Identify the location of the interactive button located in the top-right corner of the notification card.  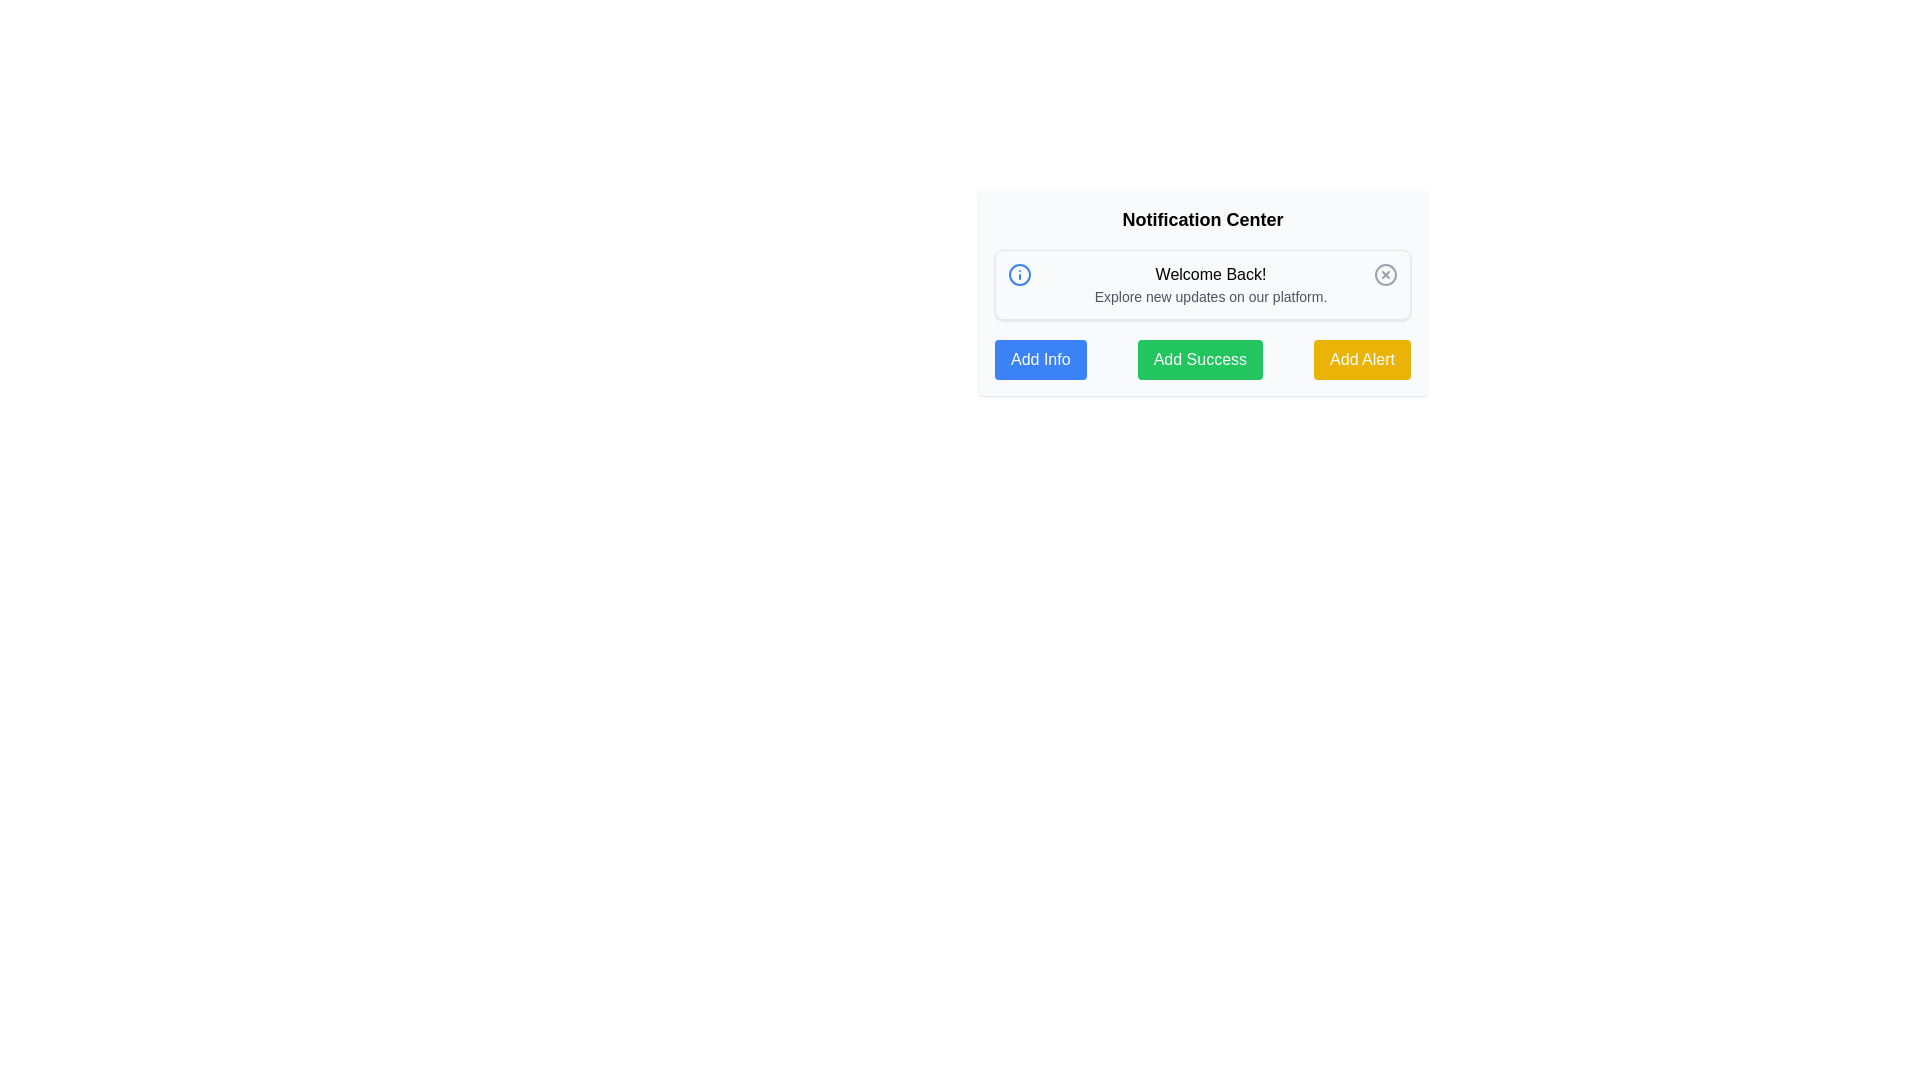
(1385, 274).